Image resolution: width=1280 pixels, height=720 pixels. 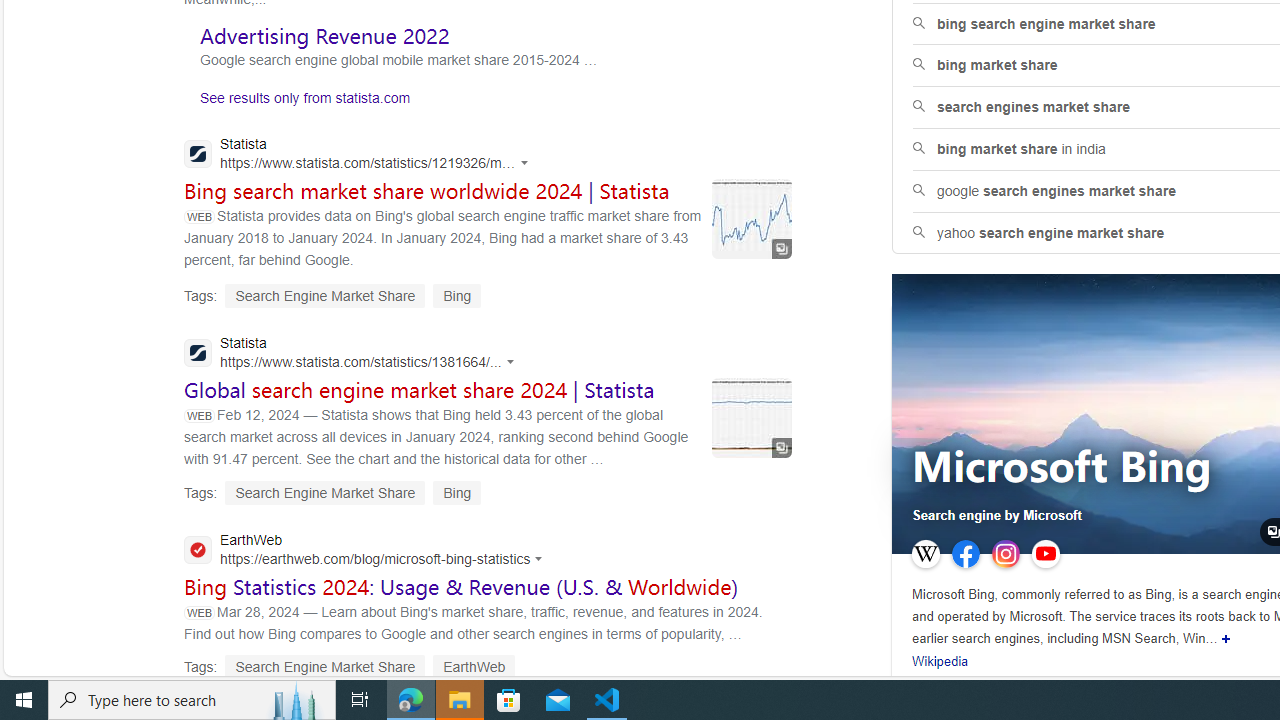 What do you see at coordinates (966, 554) in the screenshot?
I see `'Facebook'` at bounding box center [966, 554].